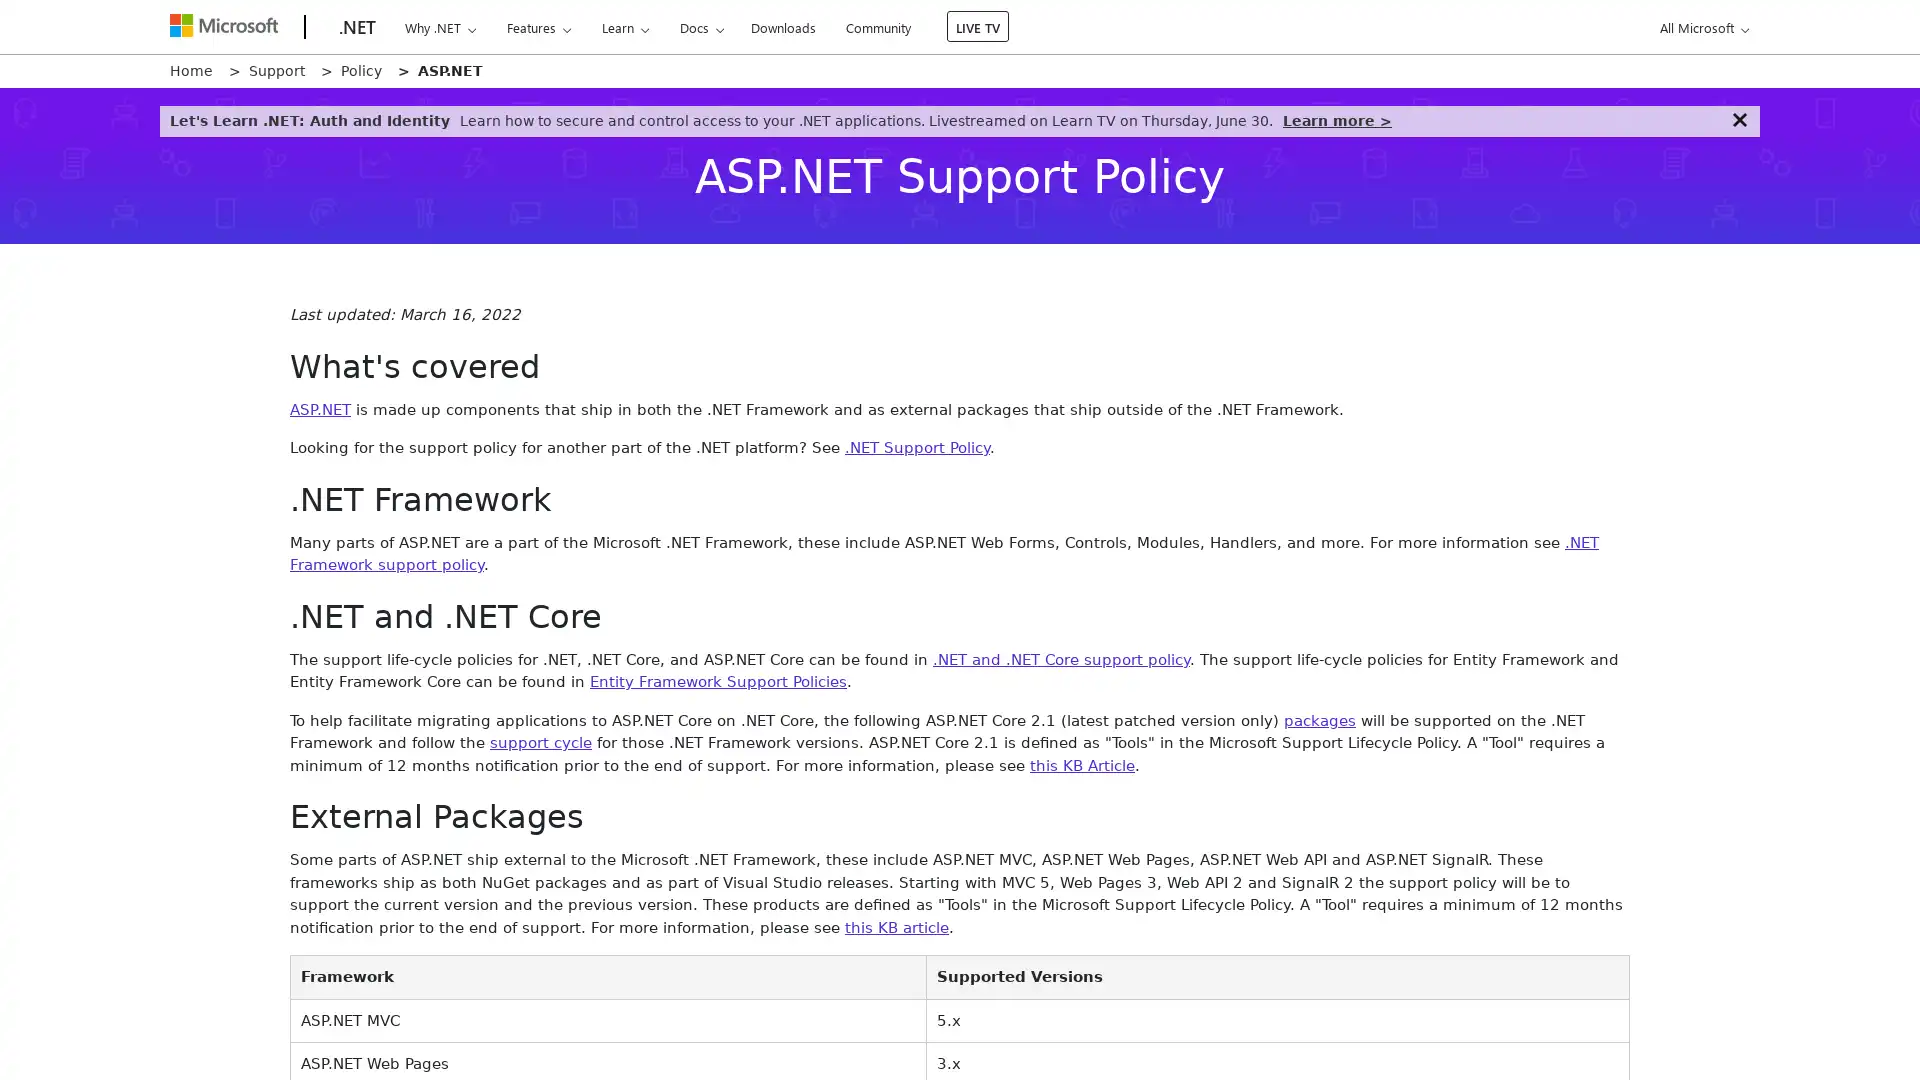  What do you see at coordinates (538, 27) in the screenshot?
I see `Features` at bounding box center [538, 27].